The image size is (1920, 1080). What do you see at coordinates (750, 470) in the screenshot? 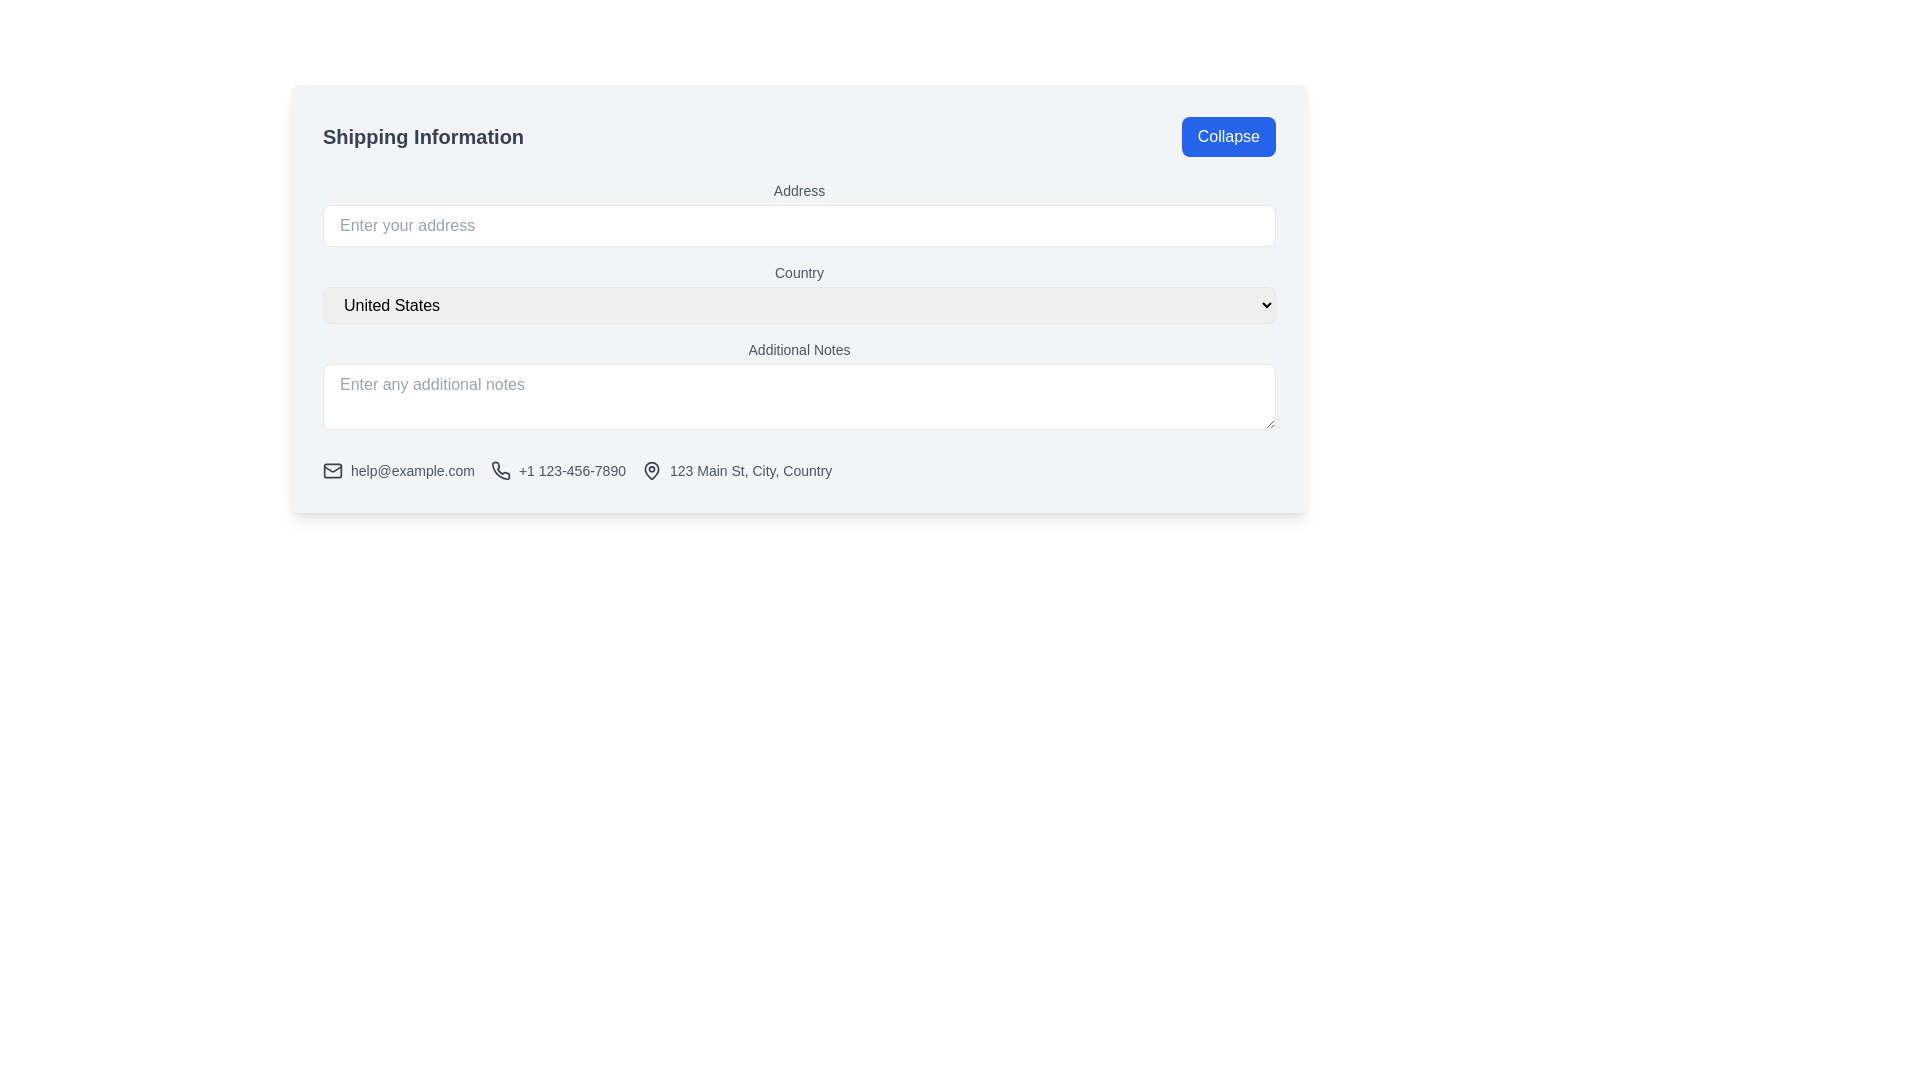
I see `the text label displaying '123 Main St, City, Country', which is styled with a small gray font and located on the bottom-right side of the layout` at bounding box center [750, 470].